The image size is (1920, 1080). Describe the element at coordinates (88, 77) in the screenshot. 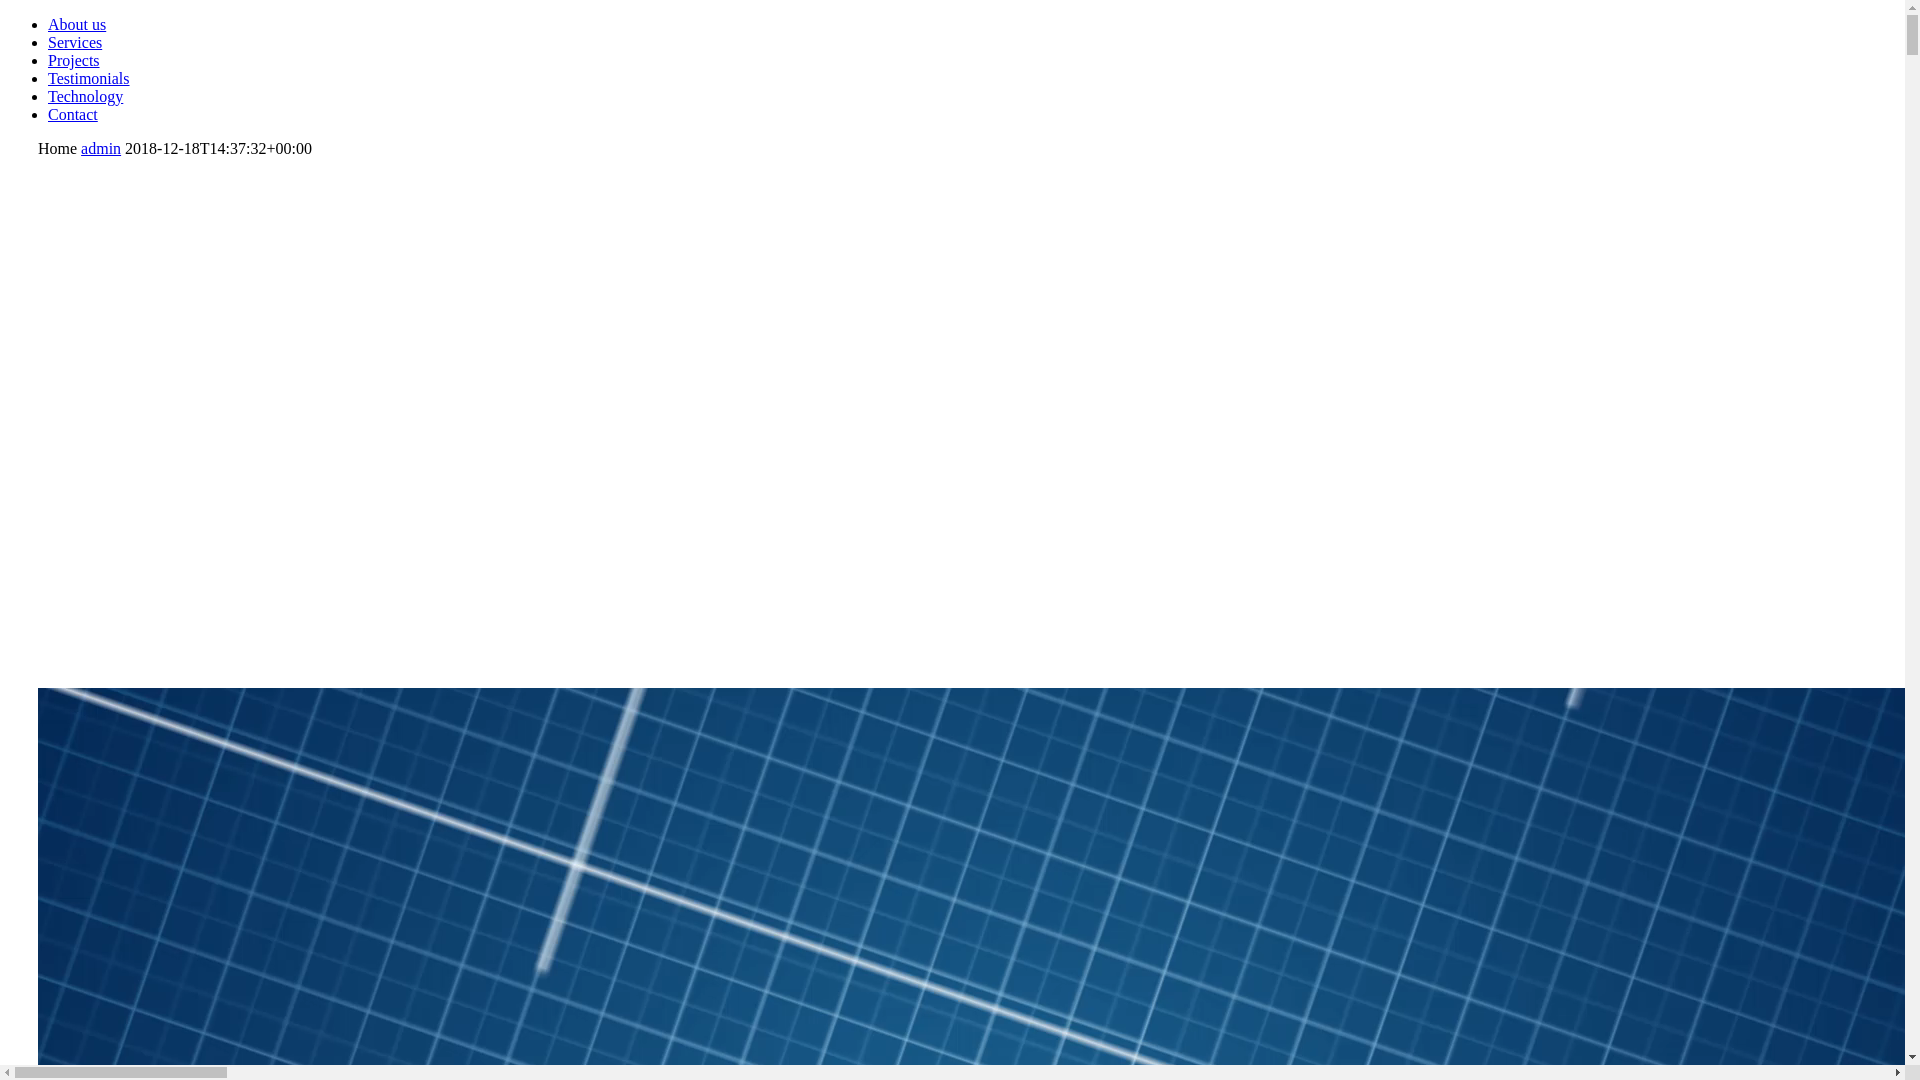

I see `'Testimonials'` at that location.